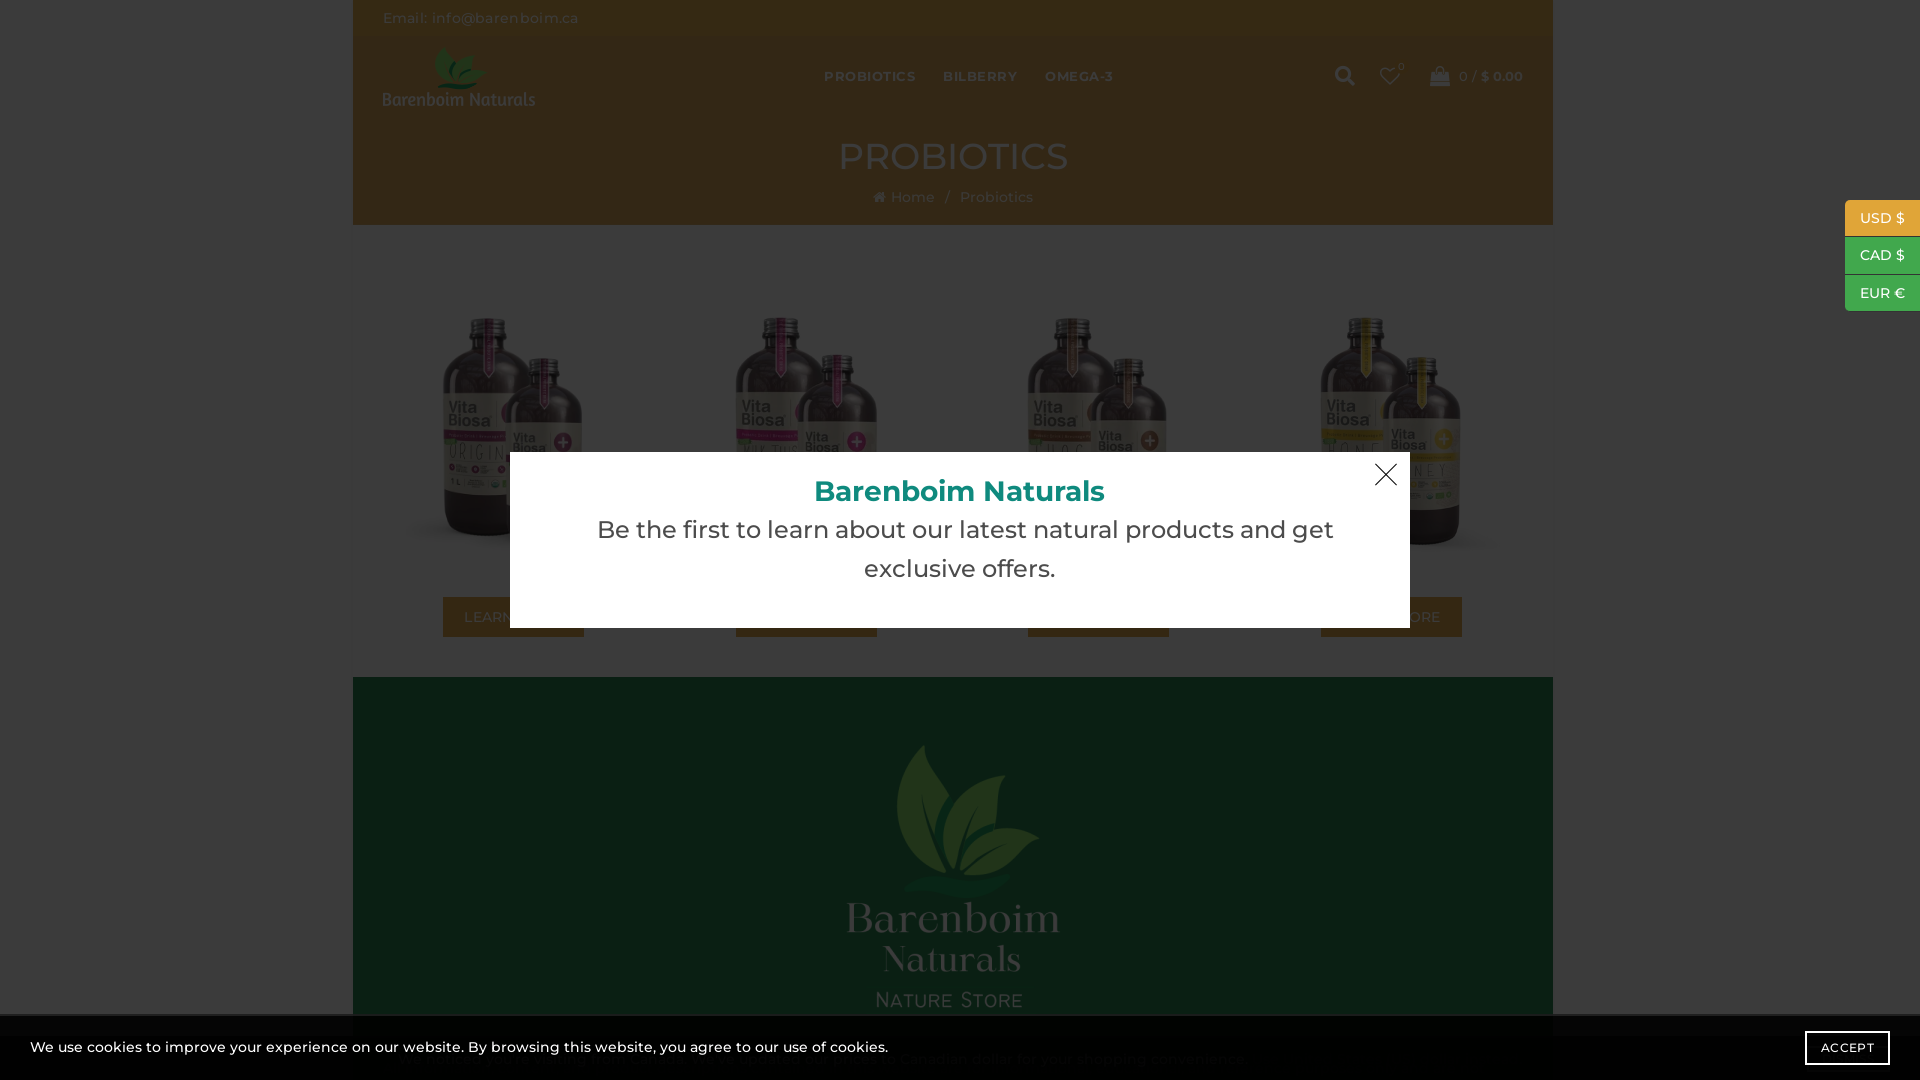  What do you see at coordinates (1032, 75) in the screenshot?
I see `'OMEGA-3'` at bounding box center [1032, 75].